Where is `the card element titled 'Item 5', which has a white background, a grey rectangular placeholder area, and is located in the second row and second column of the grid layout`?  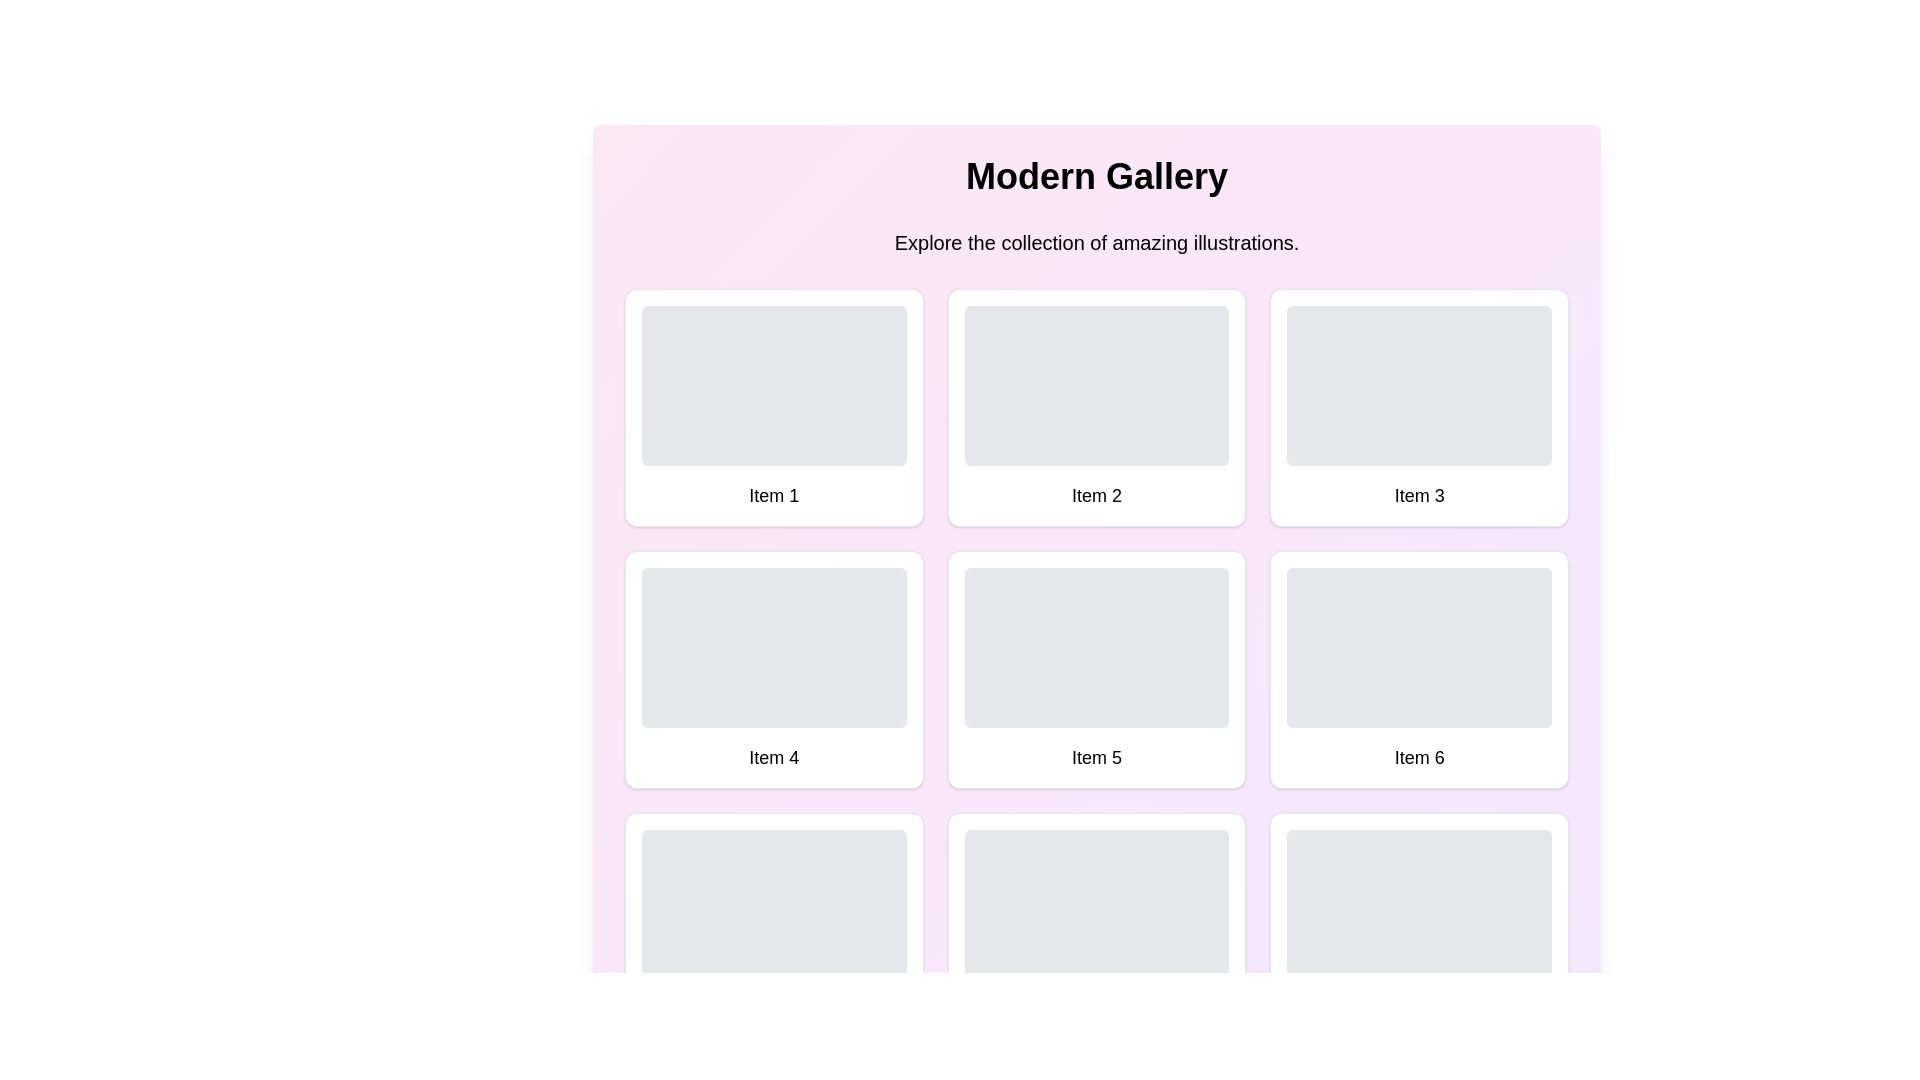 the card element titled 'Item 5', which has a white background, a grey rectangular placeholder area, and is located in the second row and second column of the grid layout is located at coordinates (1095, 670).